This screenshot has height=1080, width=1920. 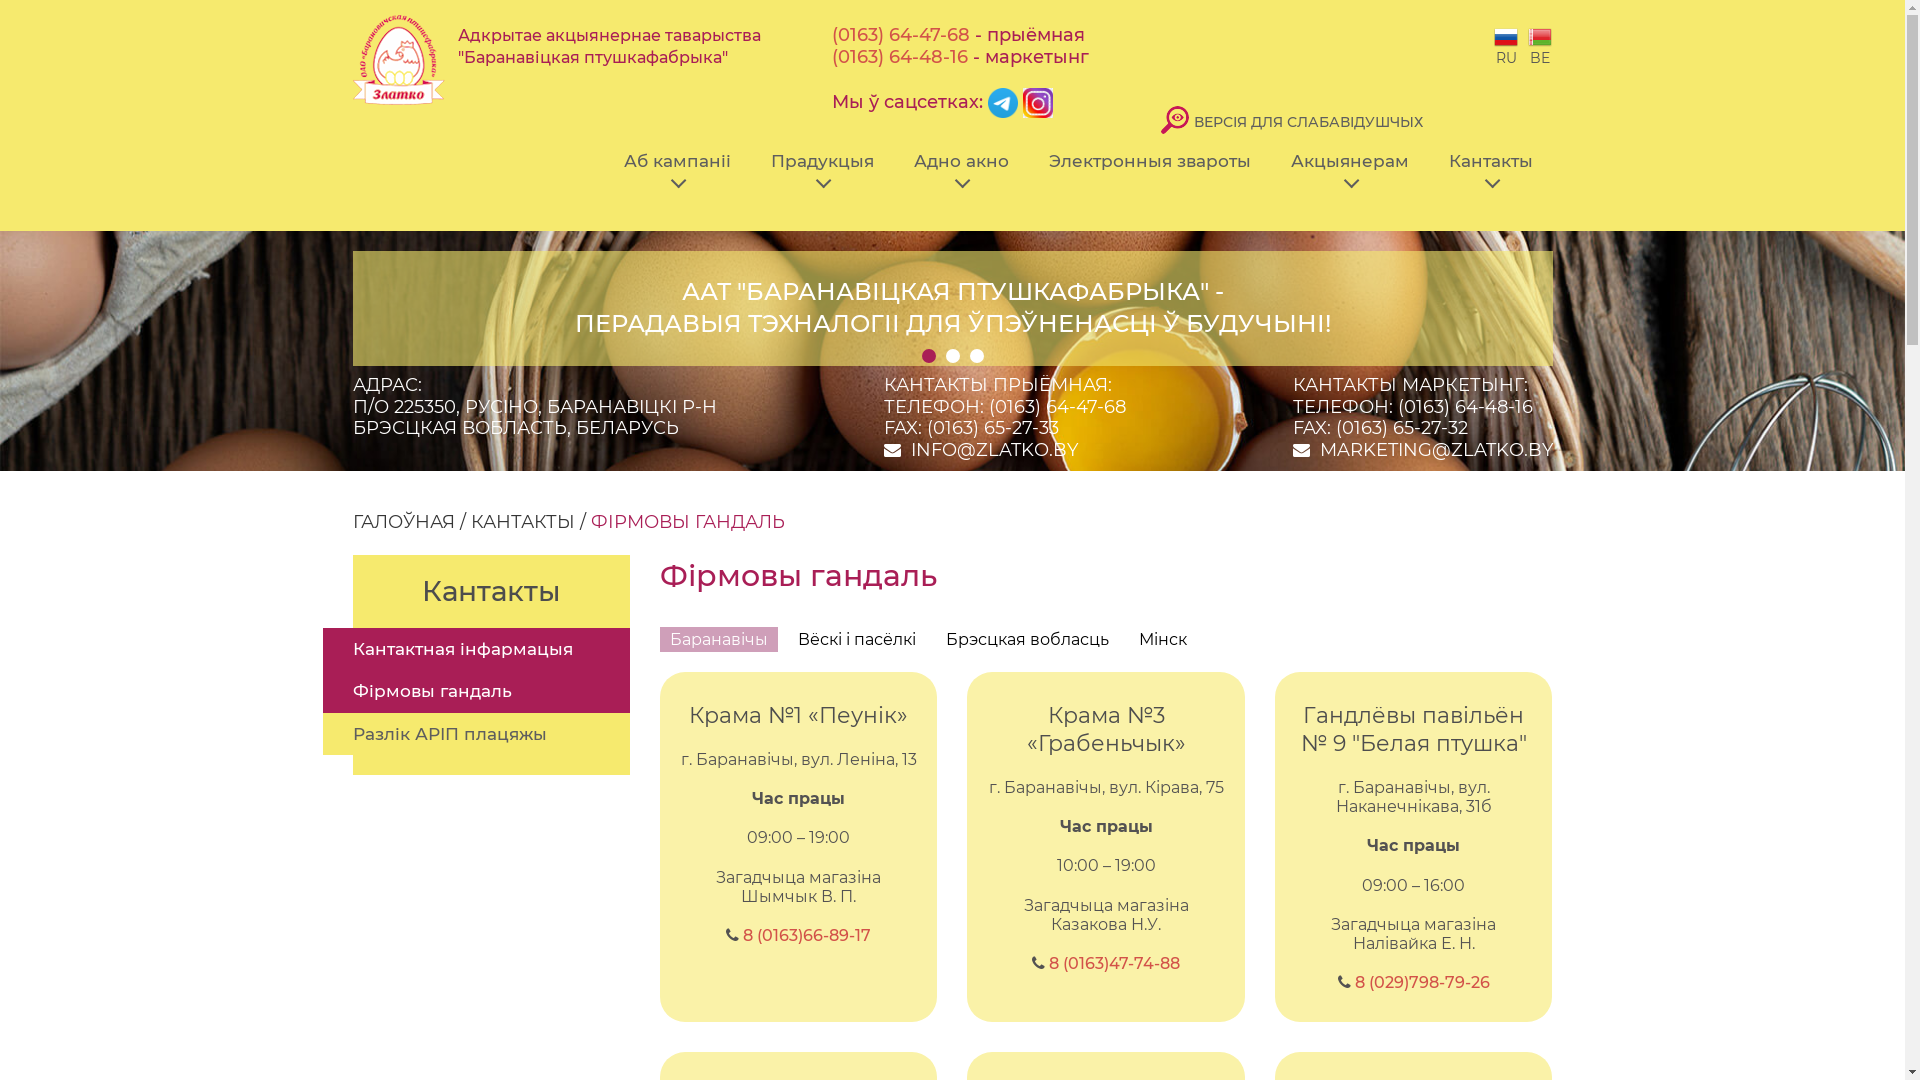 I want to click on 'INFO@ZLATKO.BY', so click(x=993, y=450).